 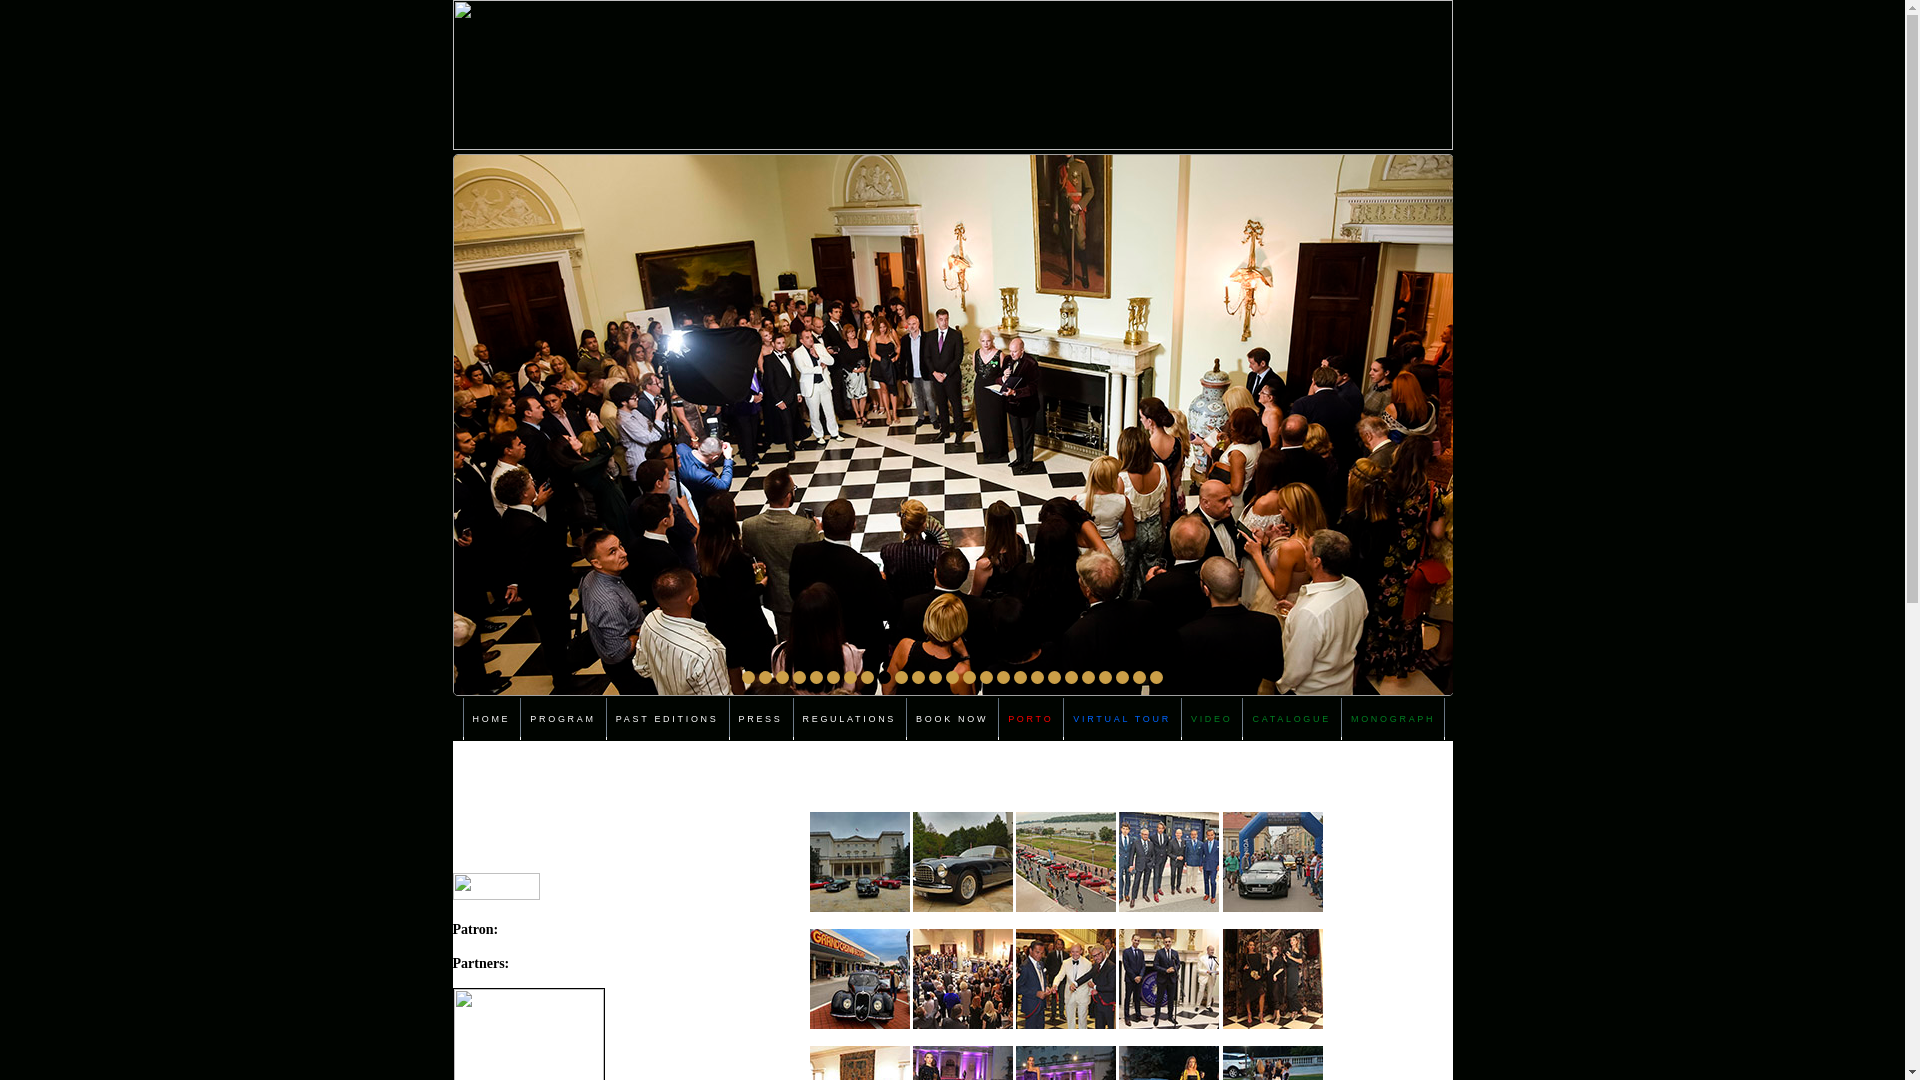 What do you see at coordinates (1210, 717) in the screenshot?
I see `'VIDEO'` at bounding box center [1210, 717].